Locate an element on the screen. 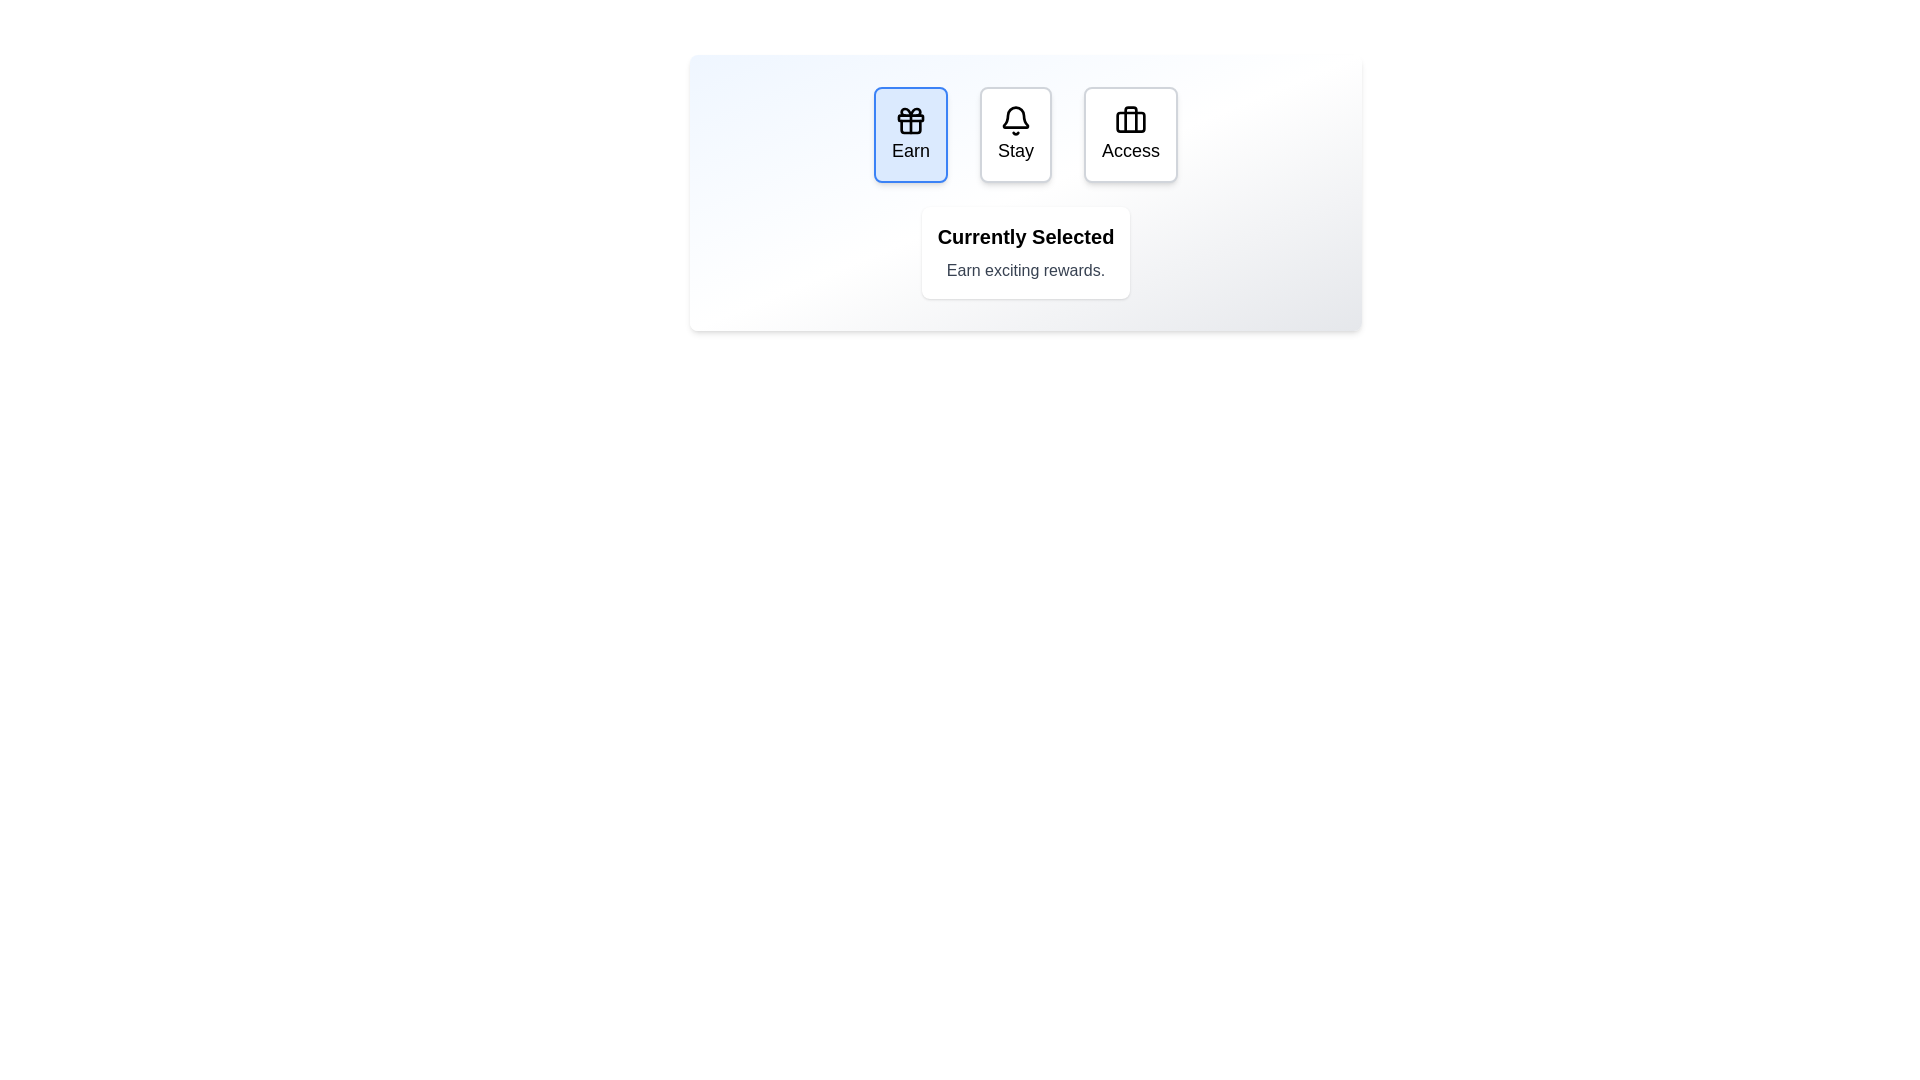 The image size is (1920, 1080). the 'Access' button, which is the third card in a horizontal row of three cards, to trigger a secondary action is located at coordinates (1131, 135).